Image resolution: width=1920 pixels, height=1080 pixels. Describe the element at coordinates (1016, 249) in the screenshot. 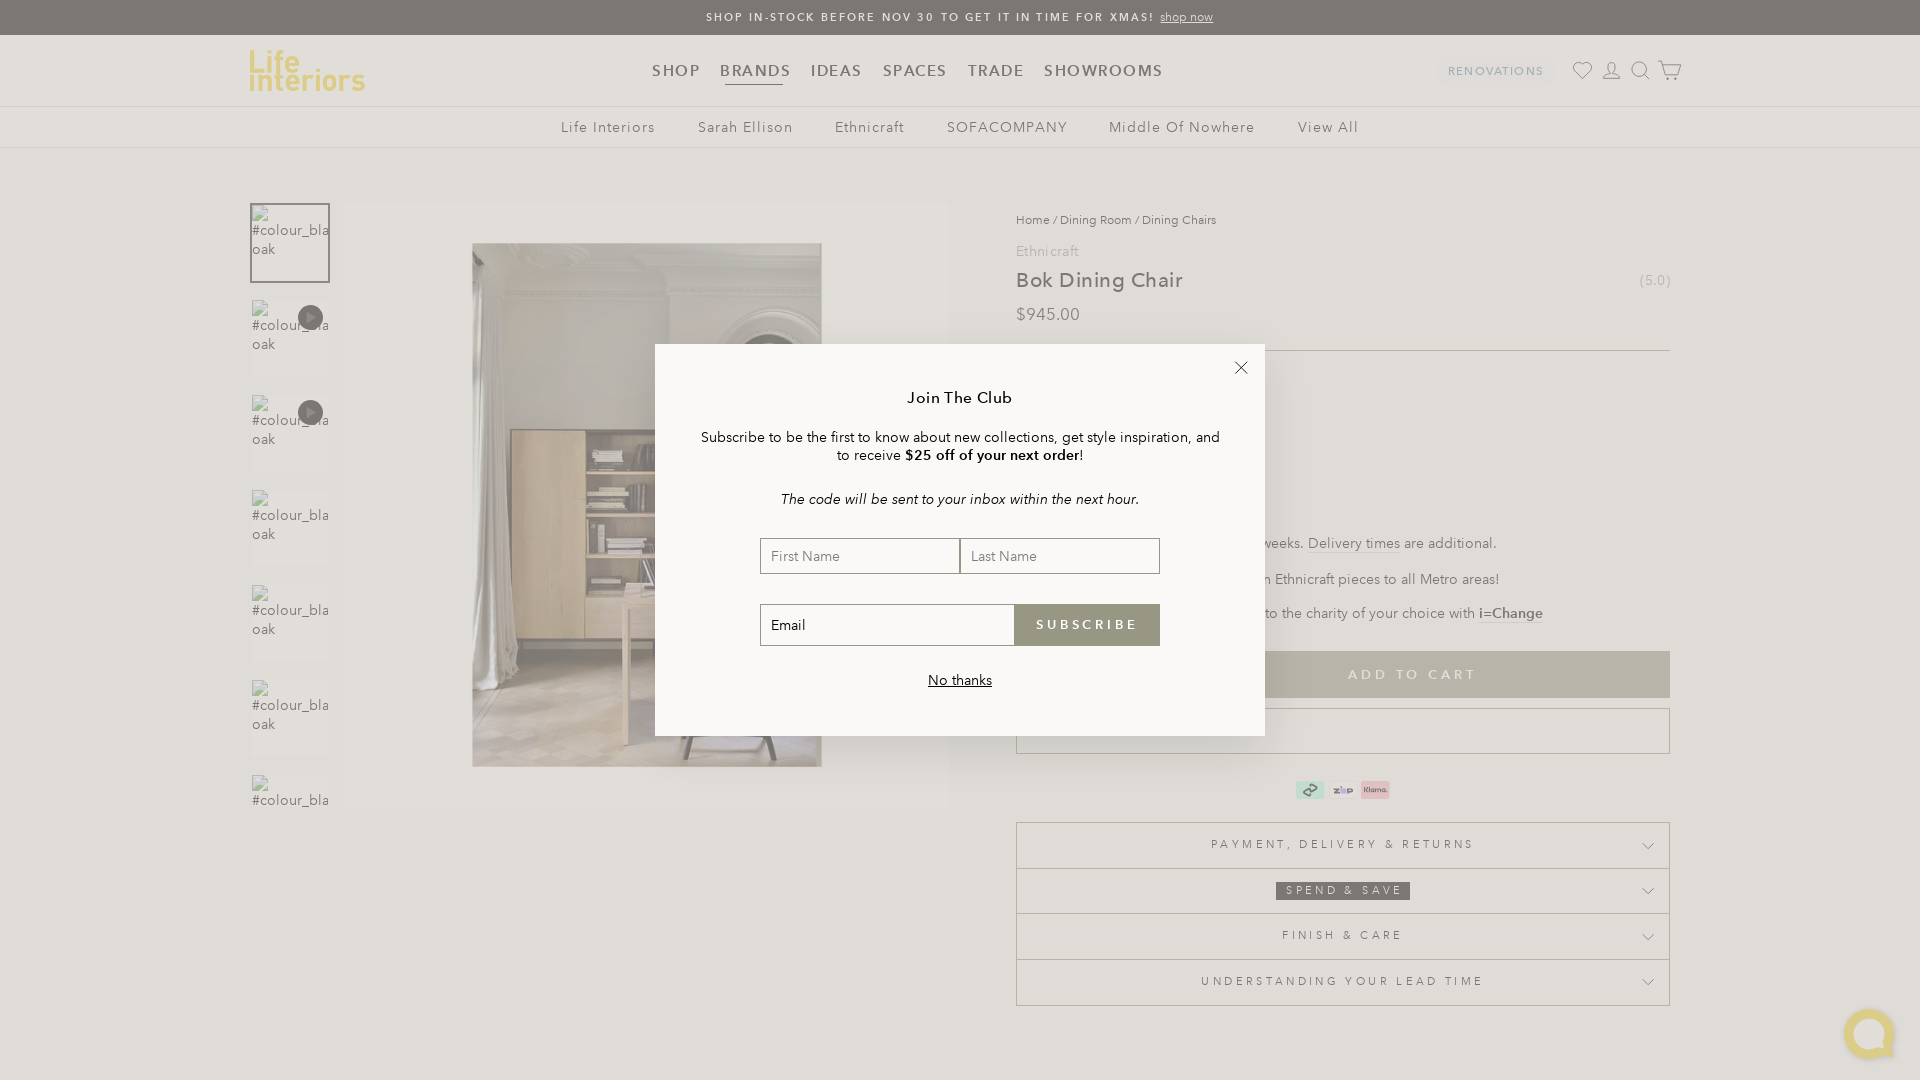

I see `'Ethnicraft'` at that location.